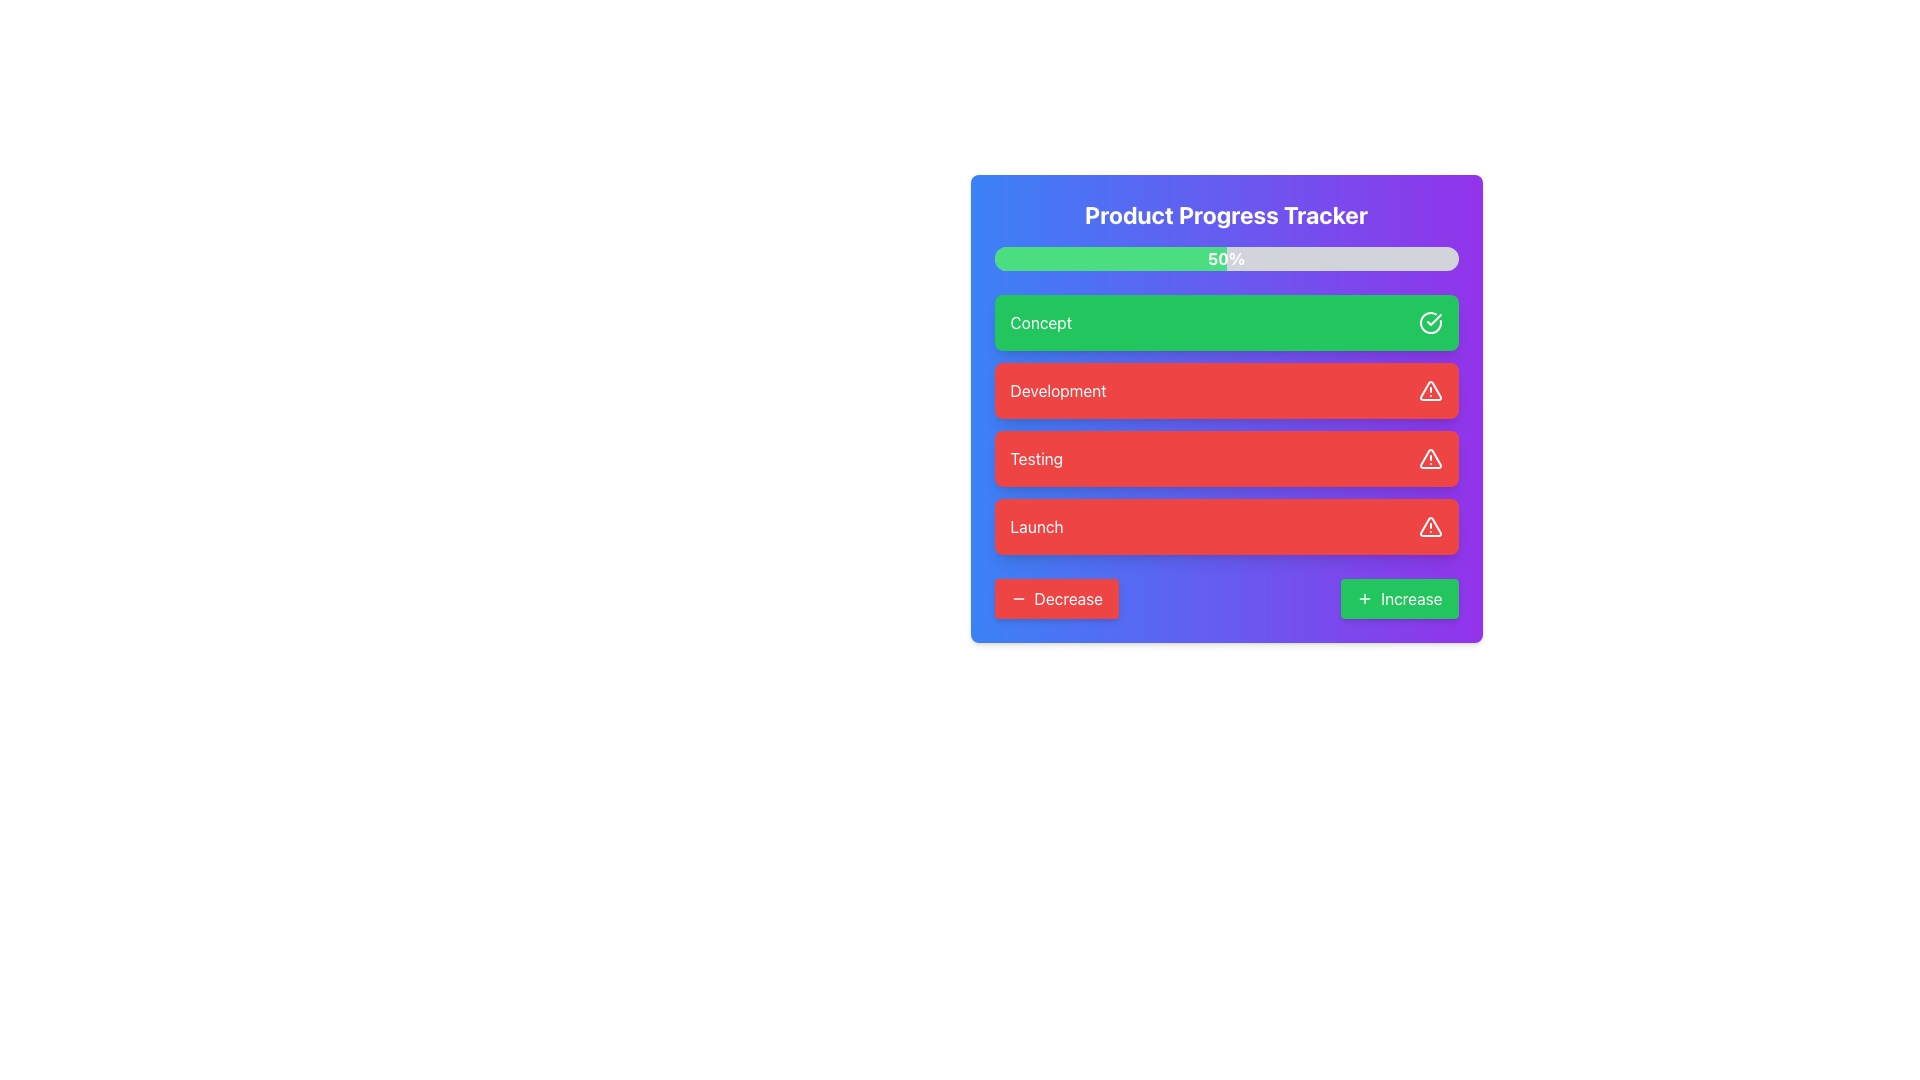 The image size is (1920, 1080). I want to click on the status indicated by the circular check mark icon with a green background located at the end of the 'Concept' label, so click(1429, 322).